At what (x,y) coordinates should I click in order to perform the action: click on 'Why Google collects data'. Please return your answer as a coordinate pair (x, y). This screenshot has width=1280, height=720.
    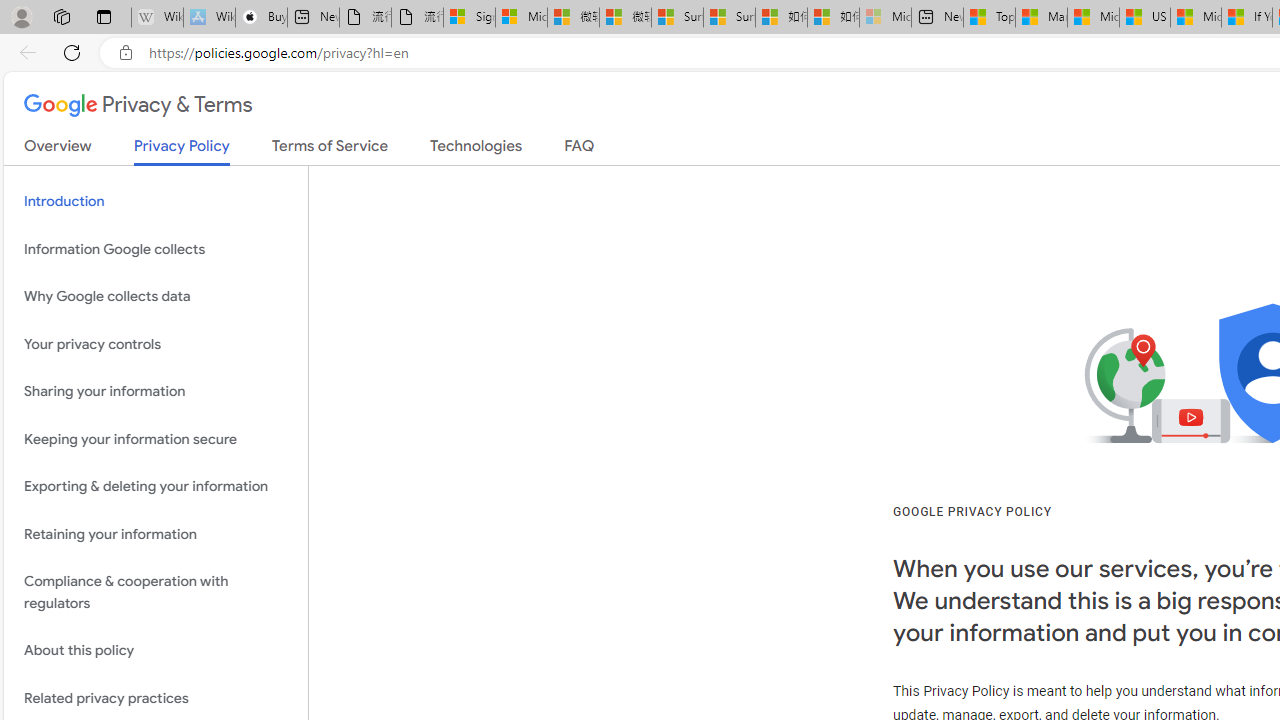
    Looking at the image, I should click on (155, 297).